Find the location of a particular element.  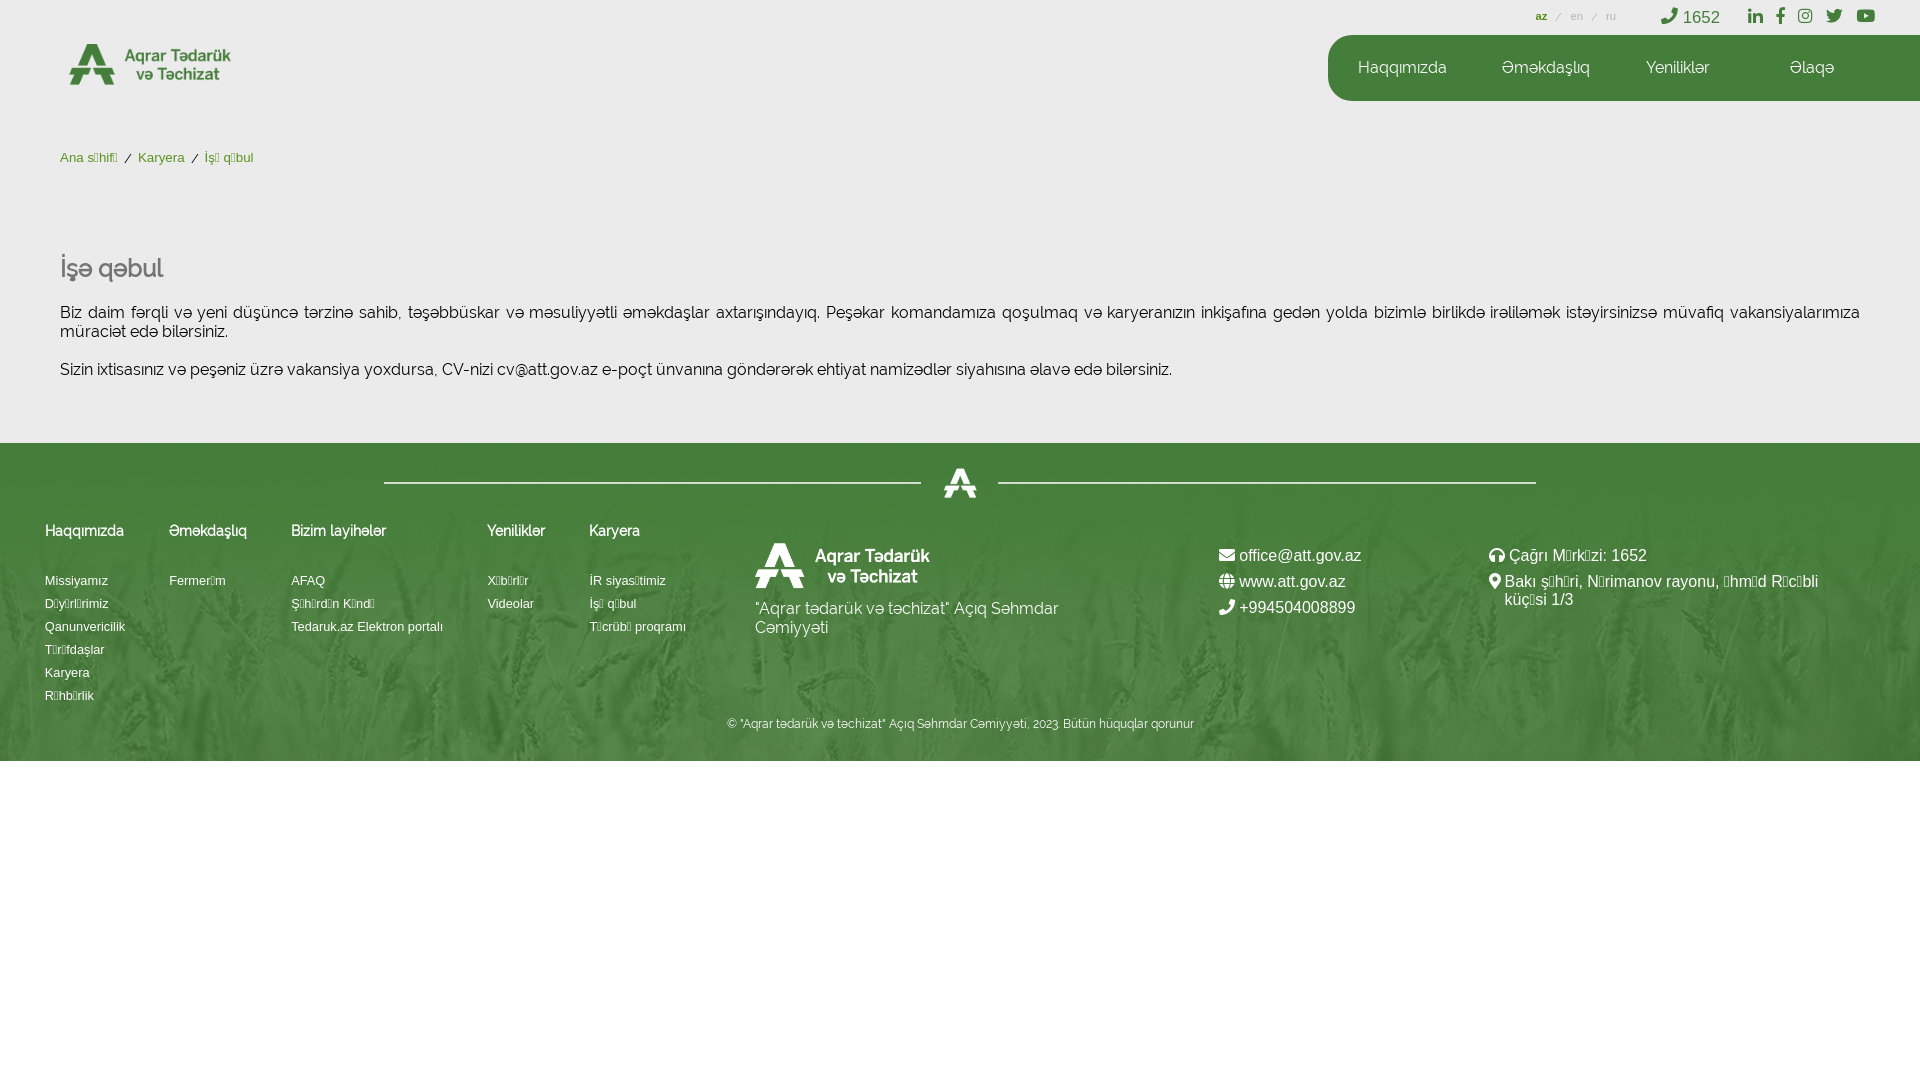

'AFAQ' is located at coordinates (366, 580).